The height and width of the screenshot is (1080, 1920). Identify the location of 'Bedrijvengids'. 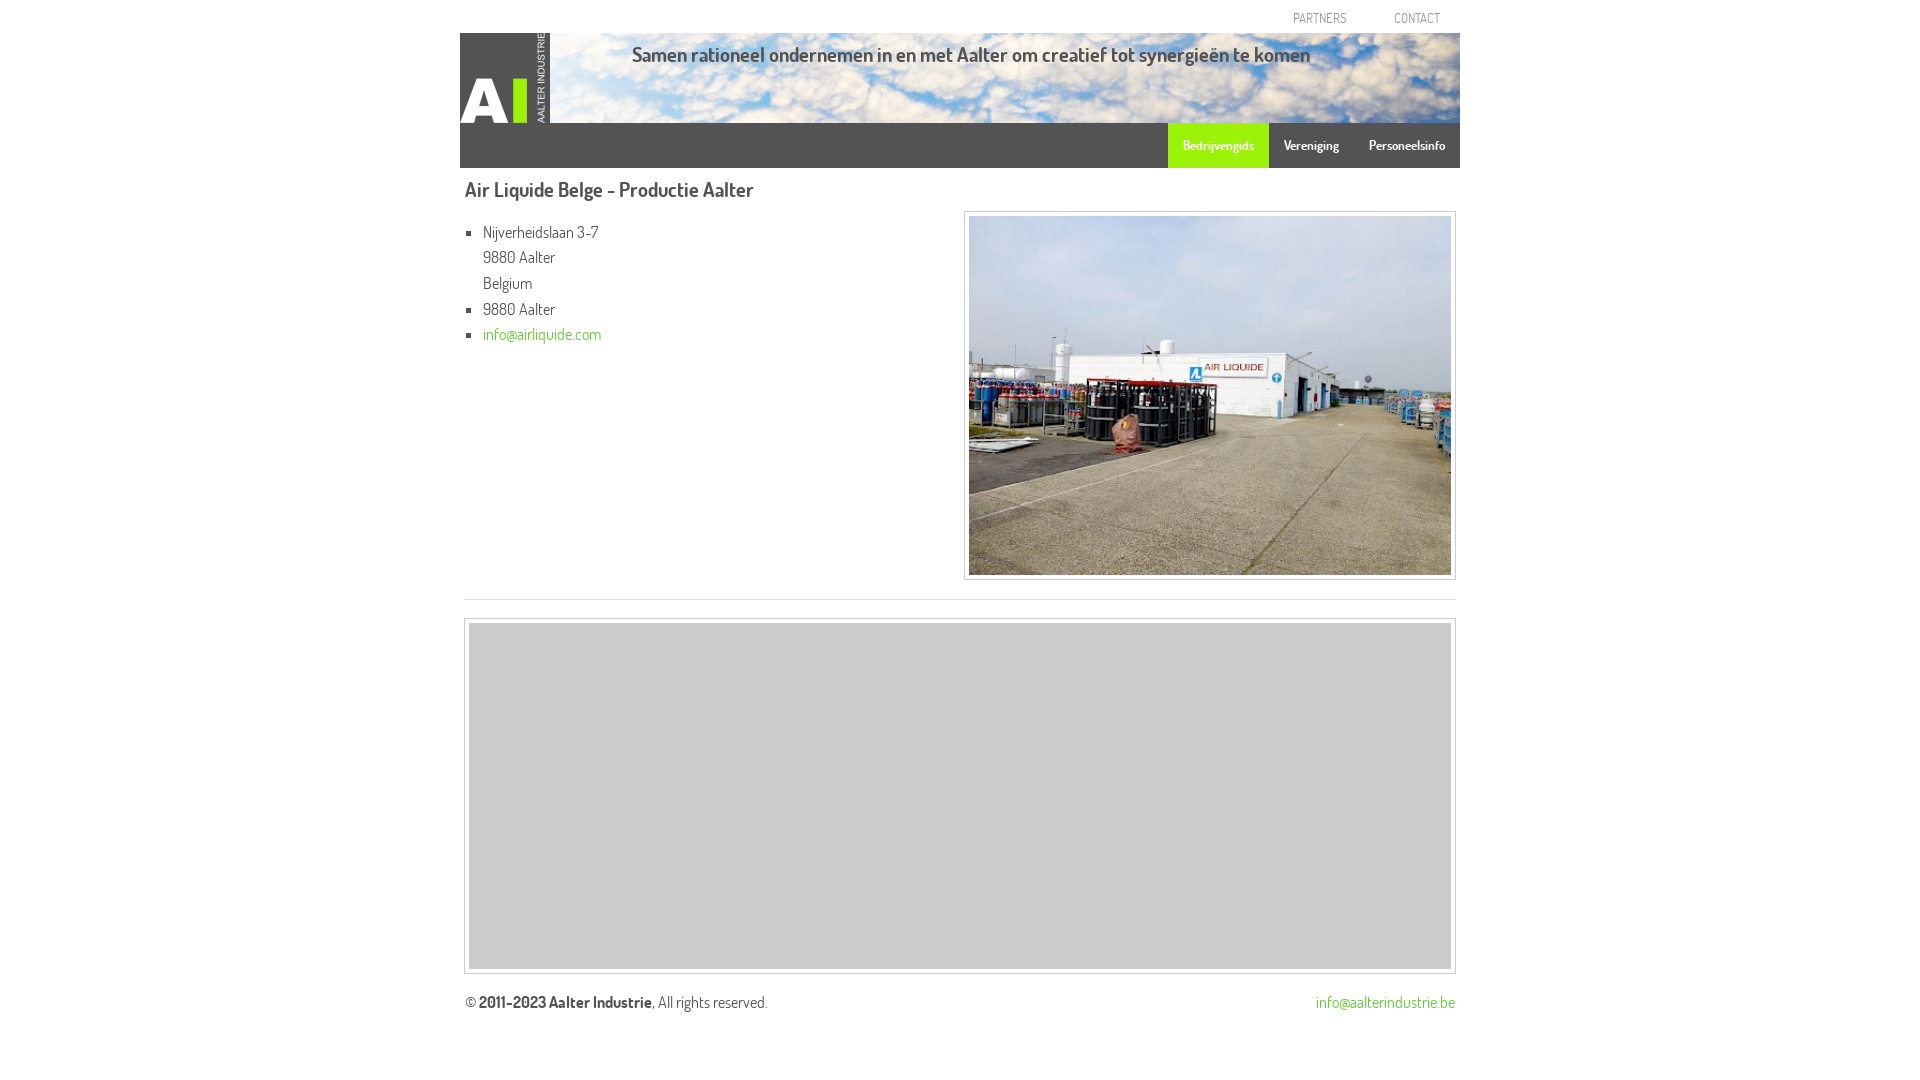
(1167, 144).